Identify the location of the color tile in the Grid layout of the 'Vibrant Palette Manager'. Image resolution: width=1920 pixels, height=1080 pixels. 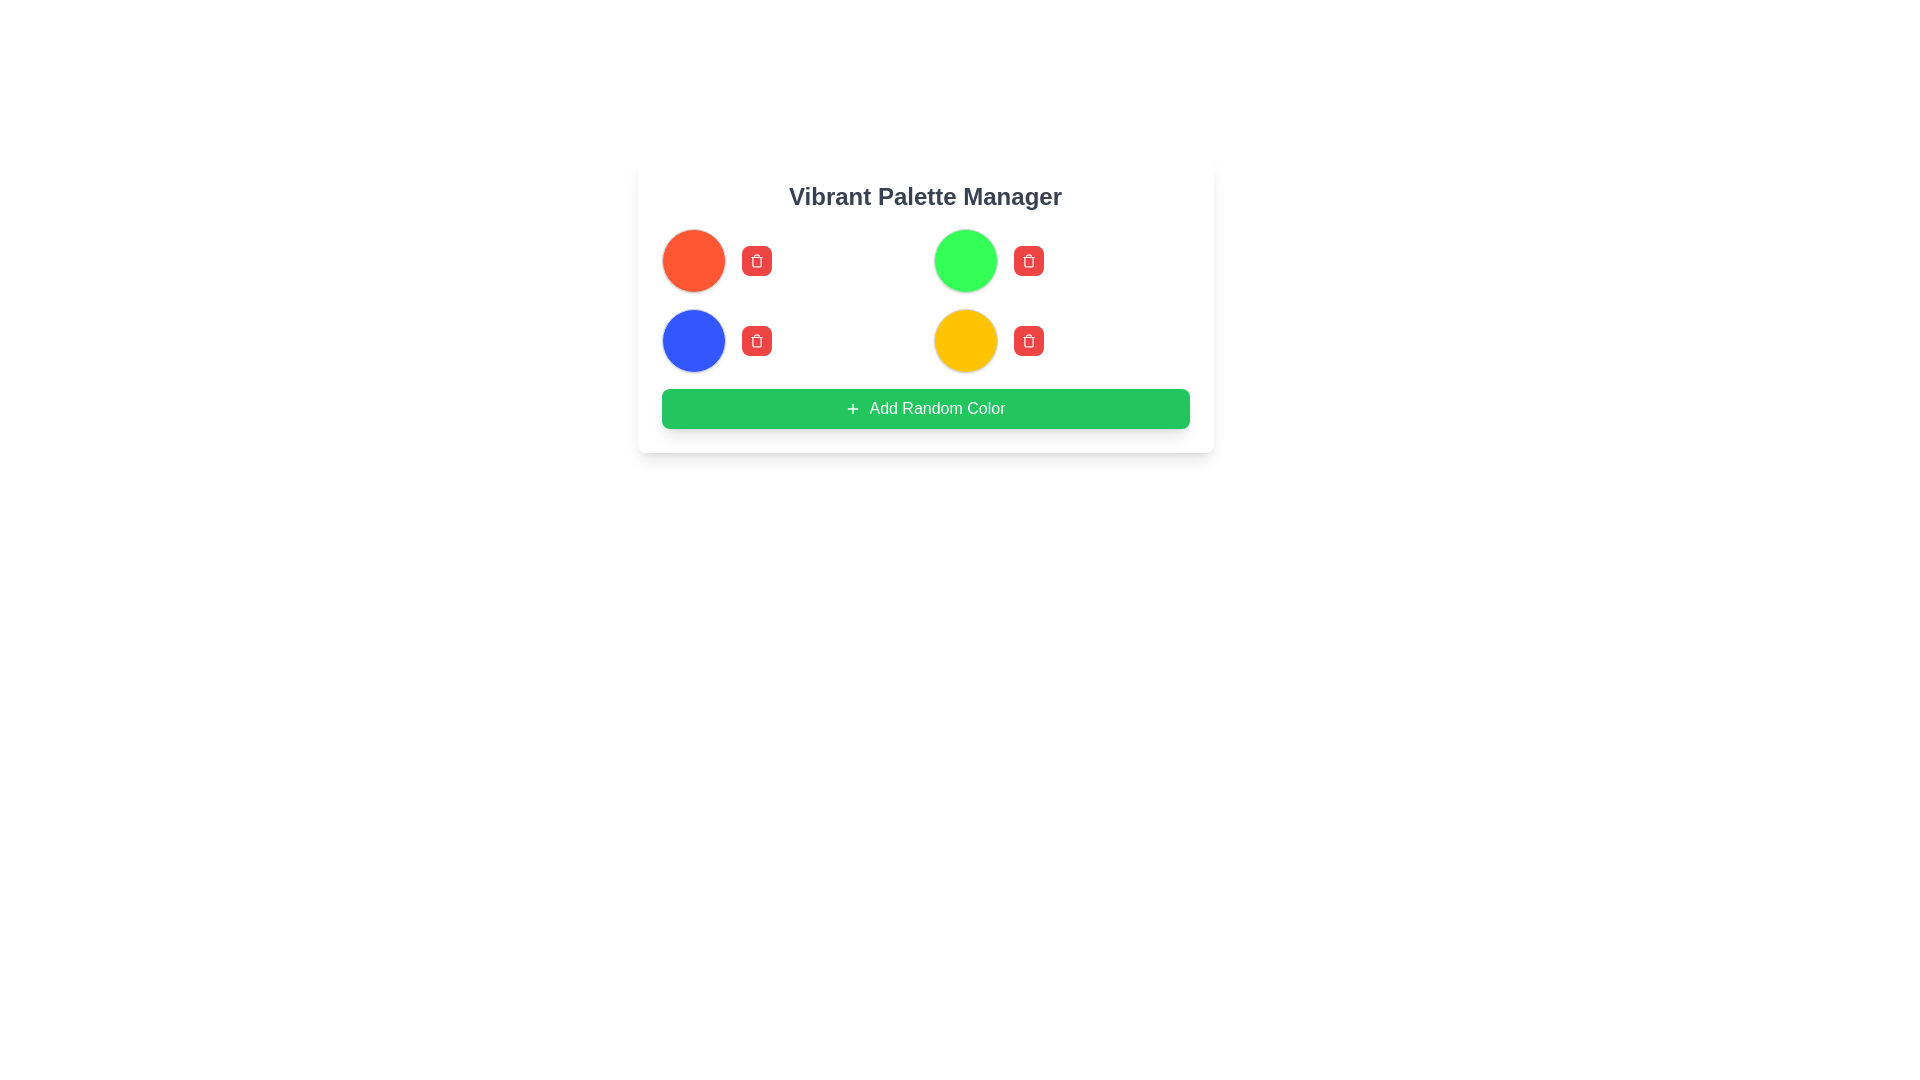
(924, 300).